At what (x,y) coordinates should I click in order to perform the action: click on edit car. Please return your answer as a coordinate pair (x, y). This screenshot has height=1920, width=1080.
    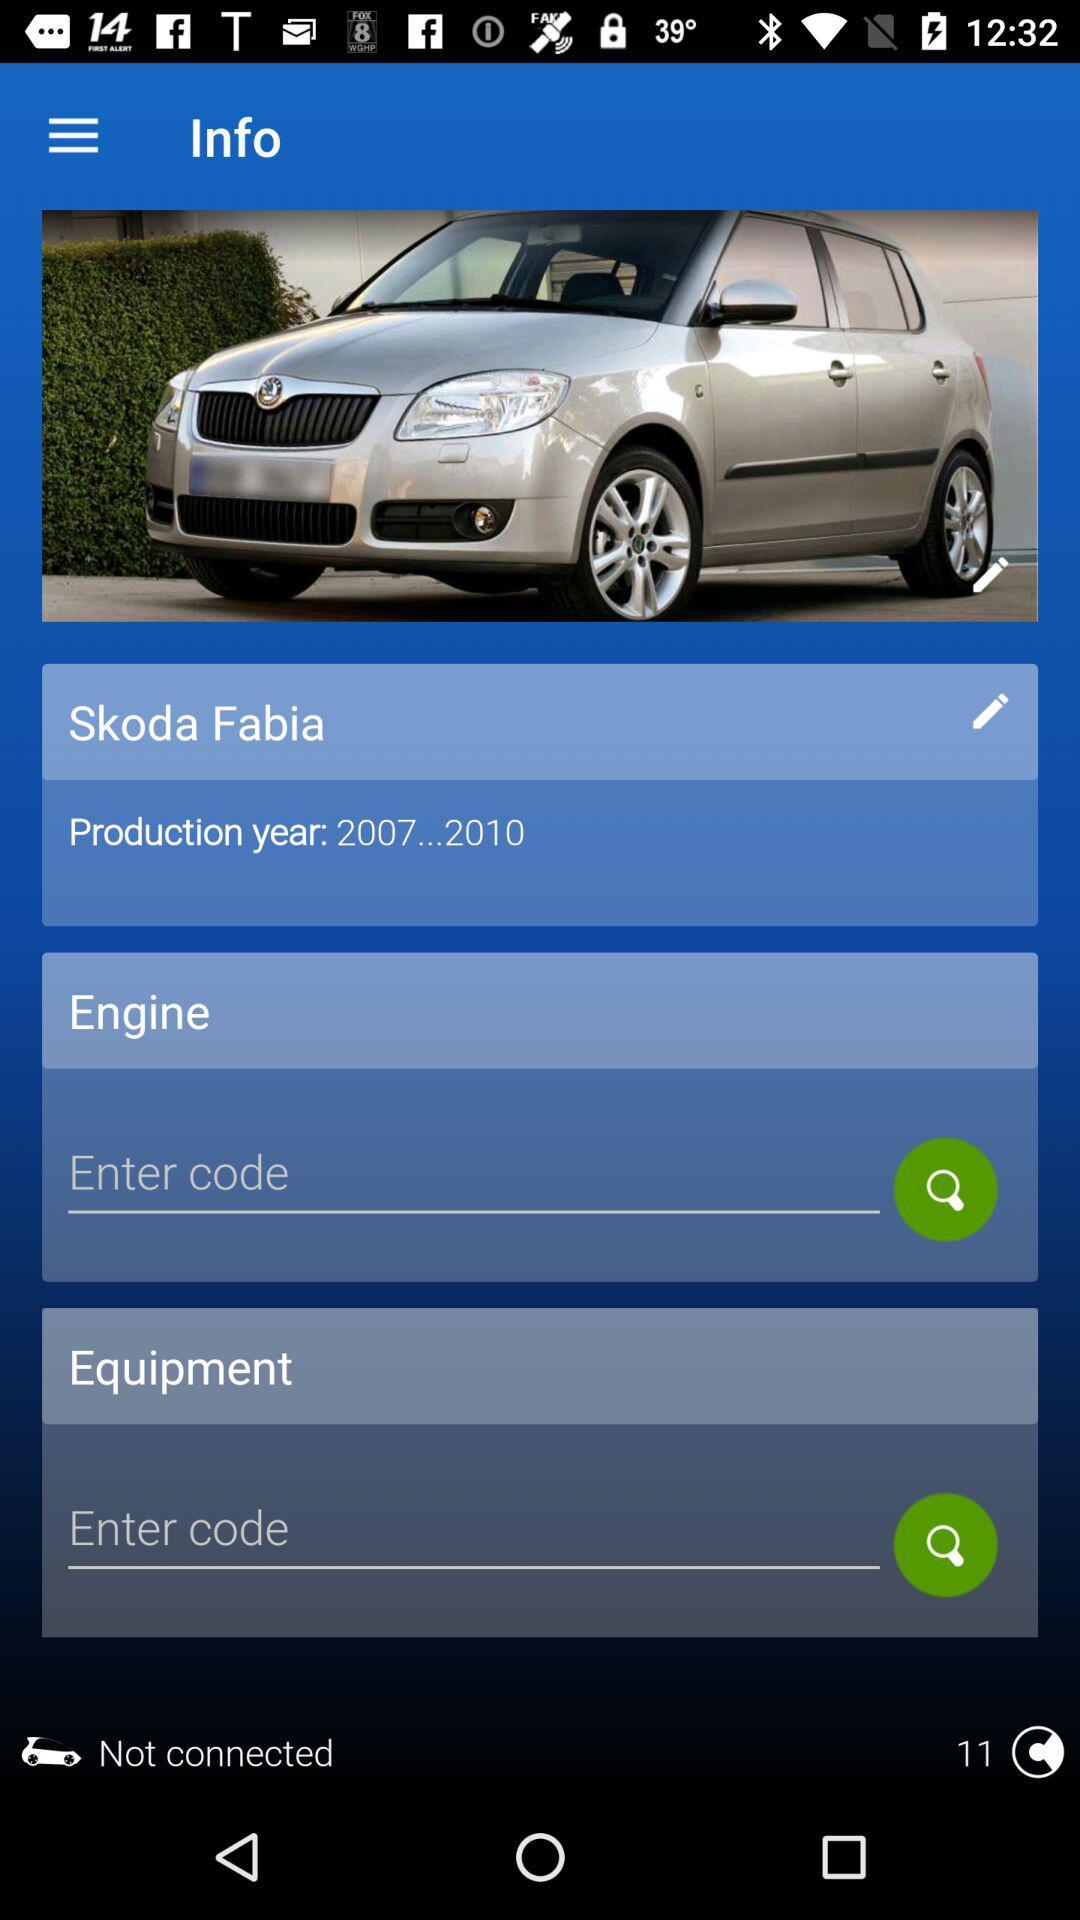
    Looking at the image, I should click on (990, 710).